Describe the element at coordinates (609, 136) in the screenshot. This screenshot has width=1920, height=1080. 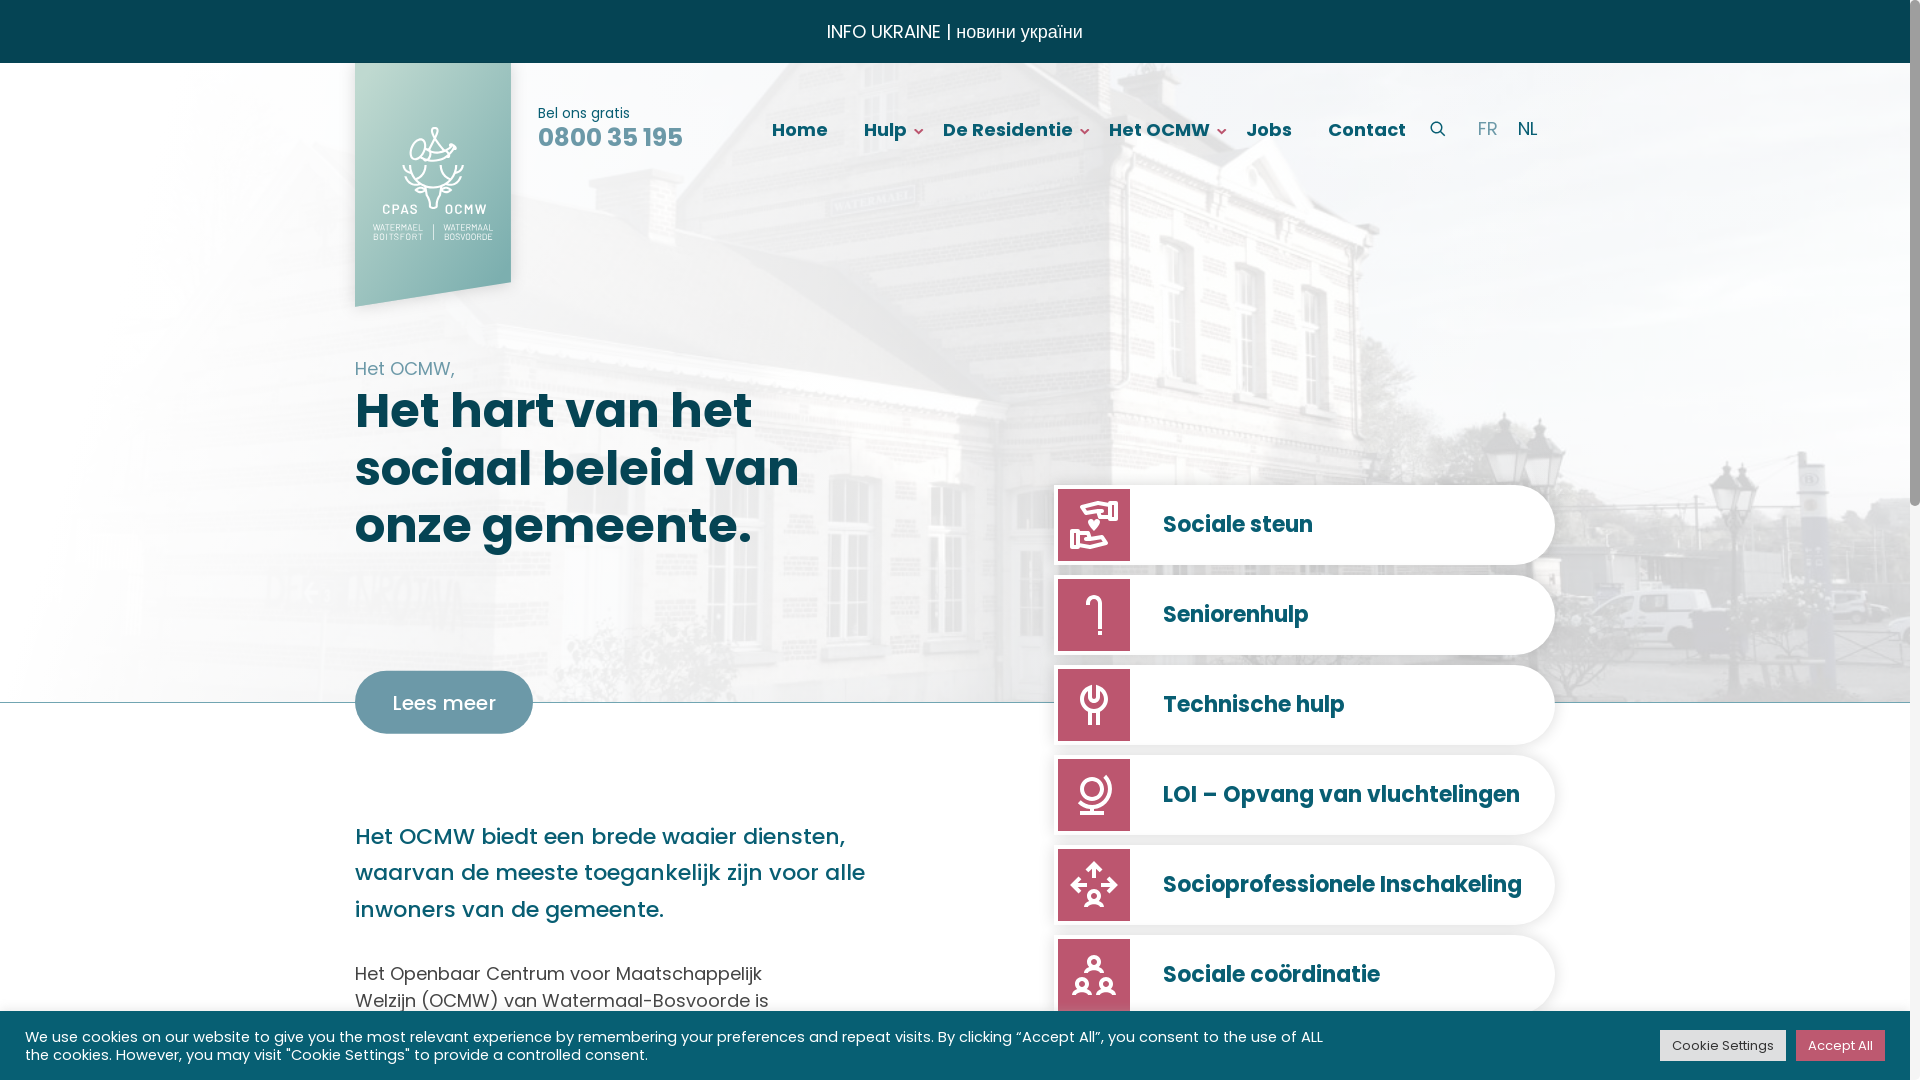
I see `'0800 35 195'` at that location.